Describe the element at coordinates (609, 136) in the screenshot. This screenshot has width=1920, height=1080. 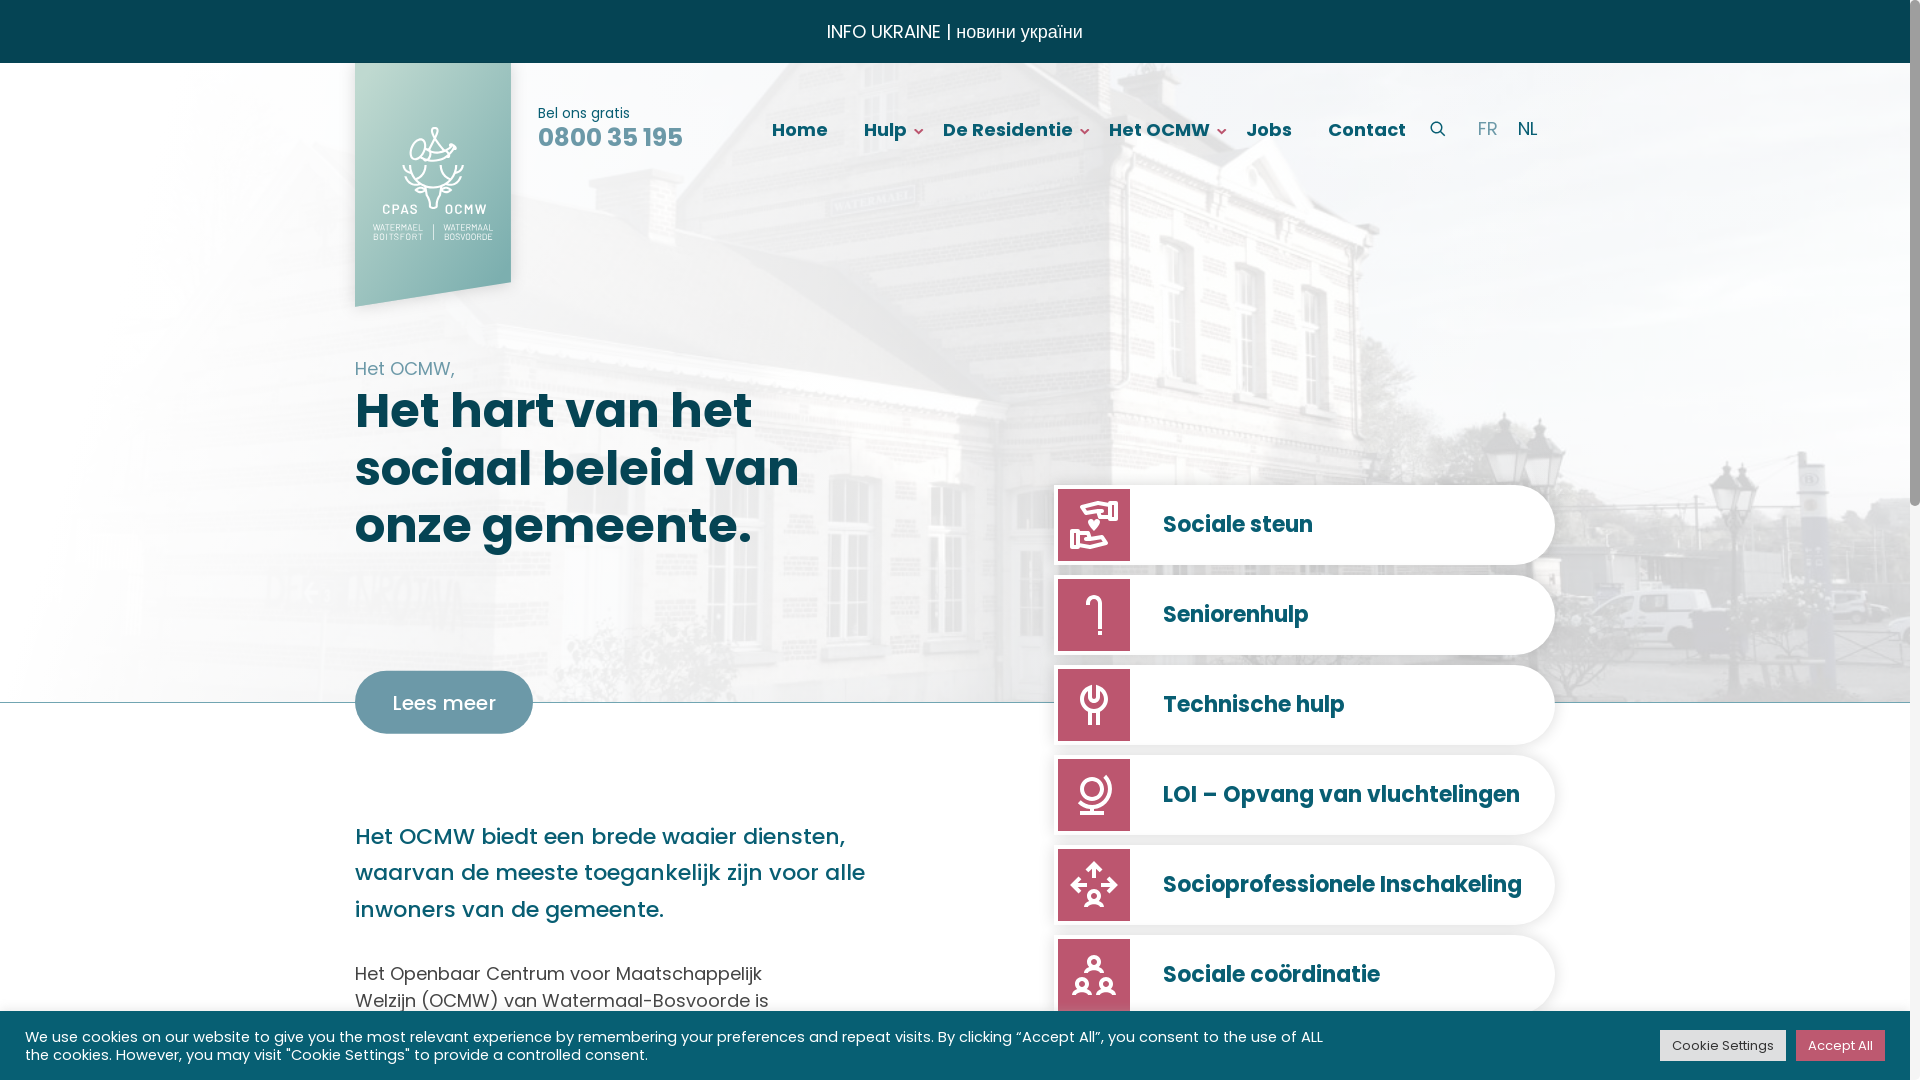
I see `'0800 35 195'` at that location.